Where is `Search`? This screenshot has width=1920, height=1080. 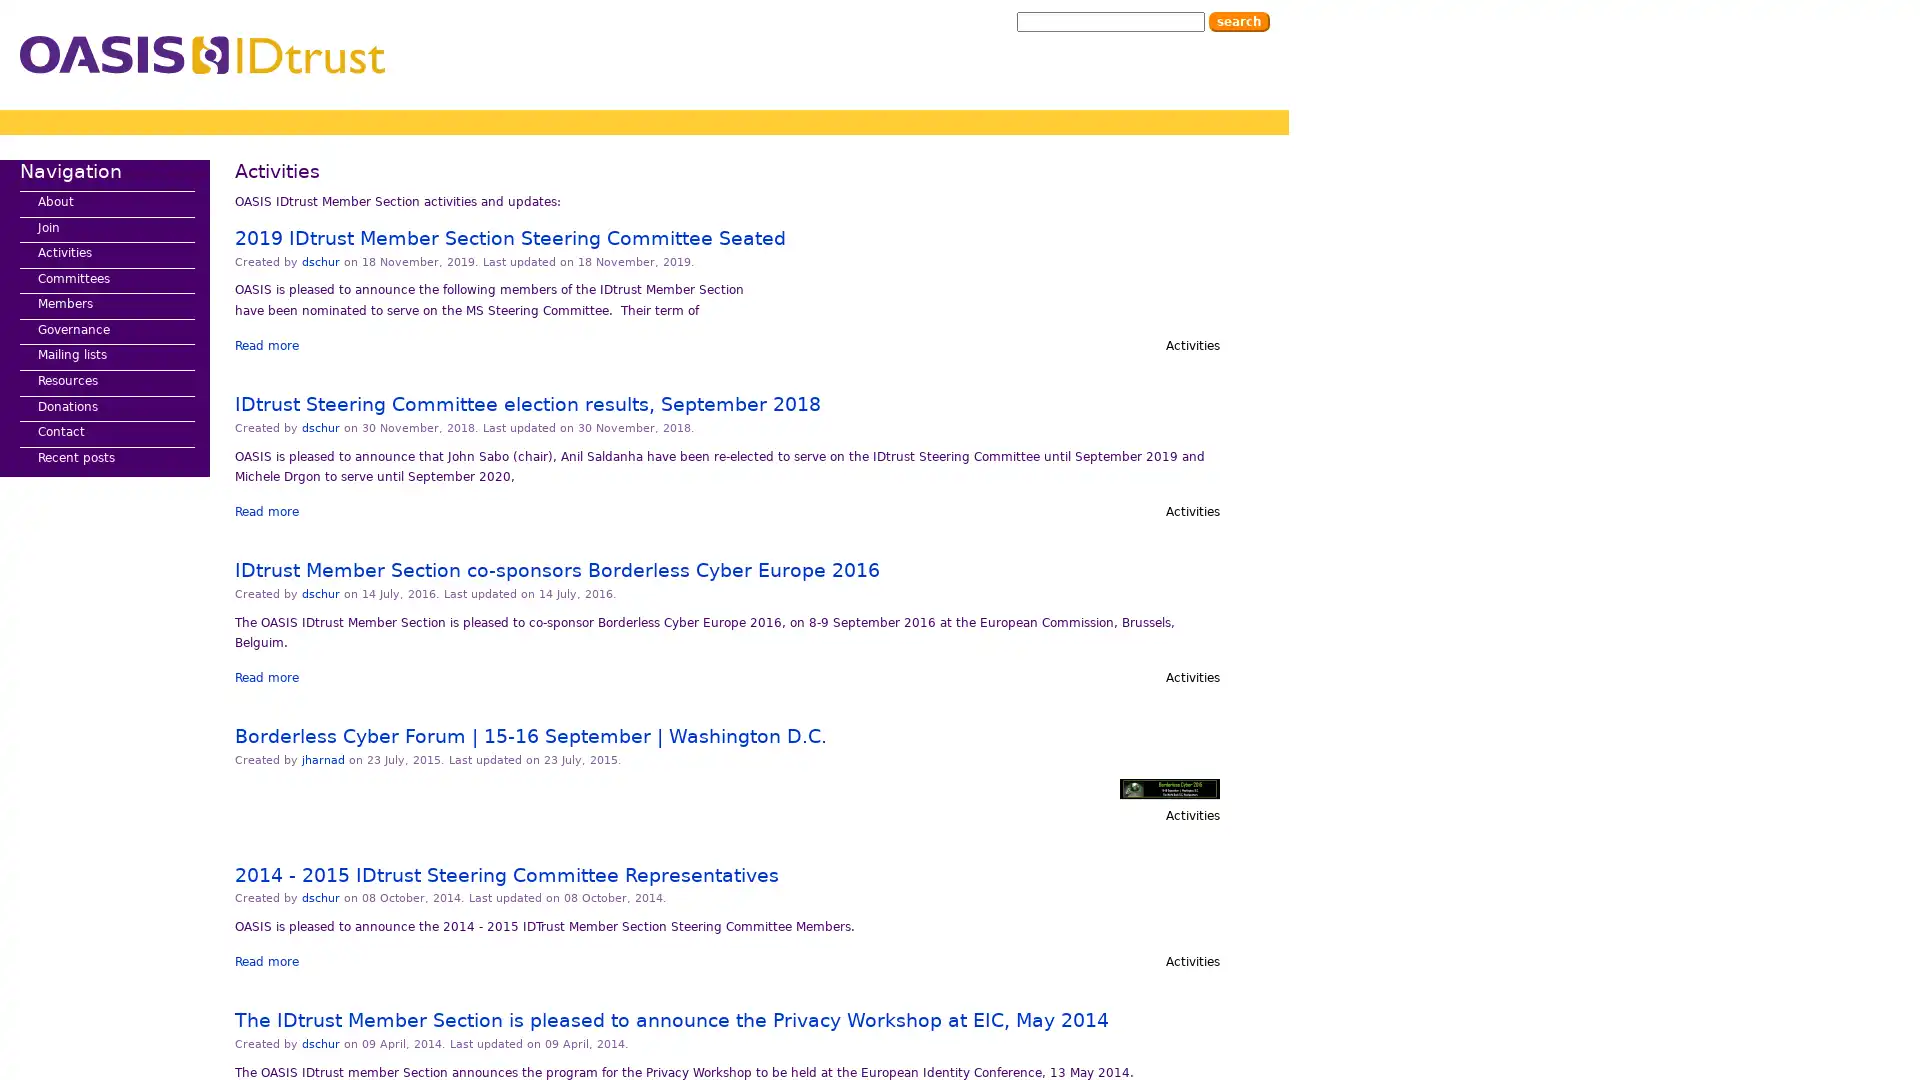 Search is located at coordinates (1238, 22).